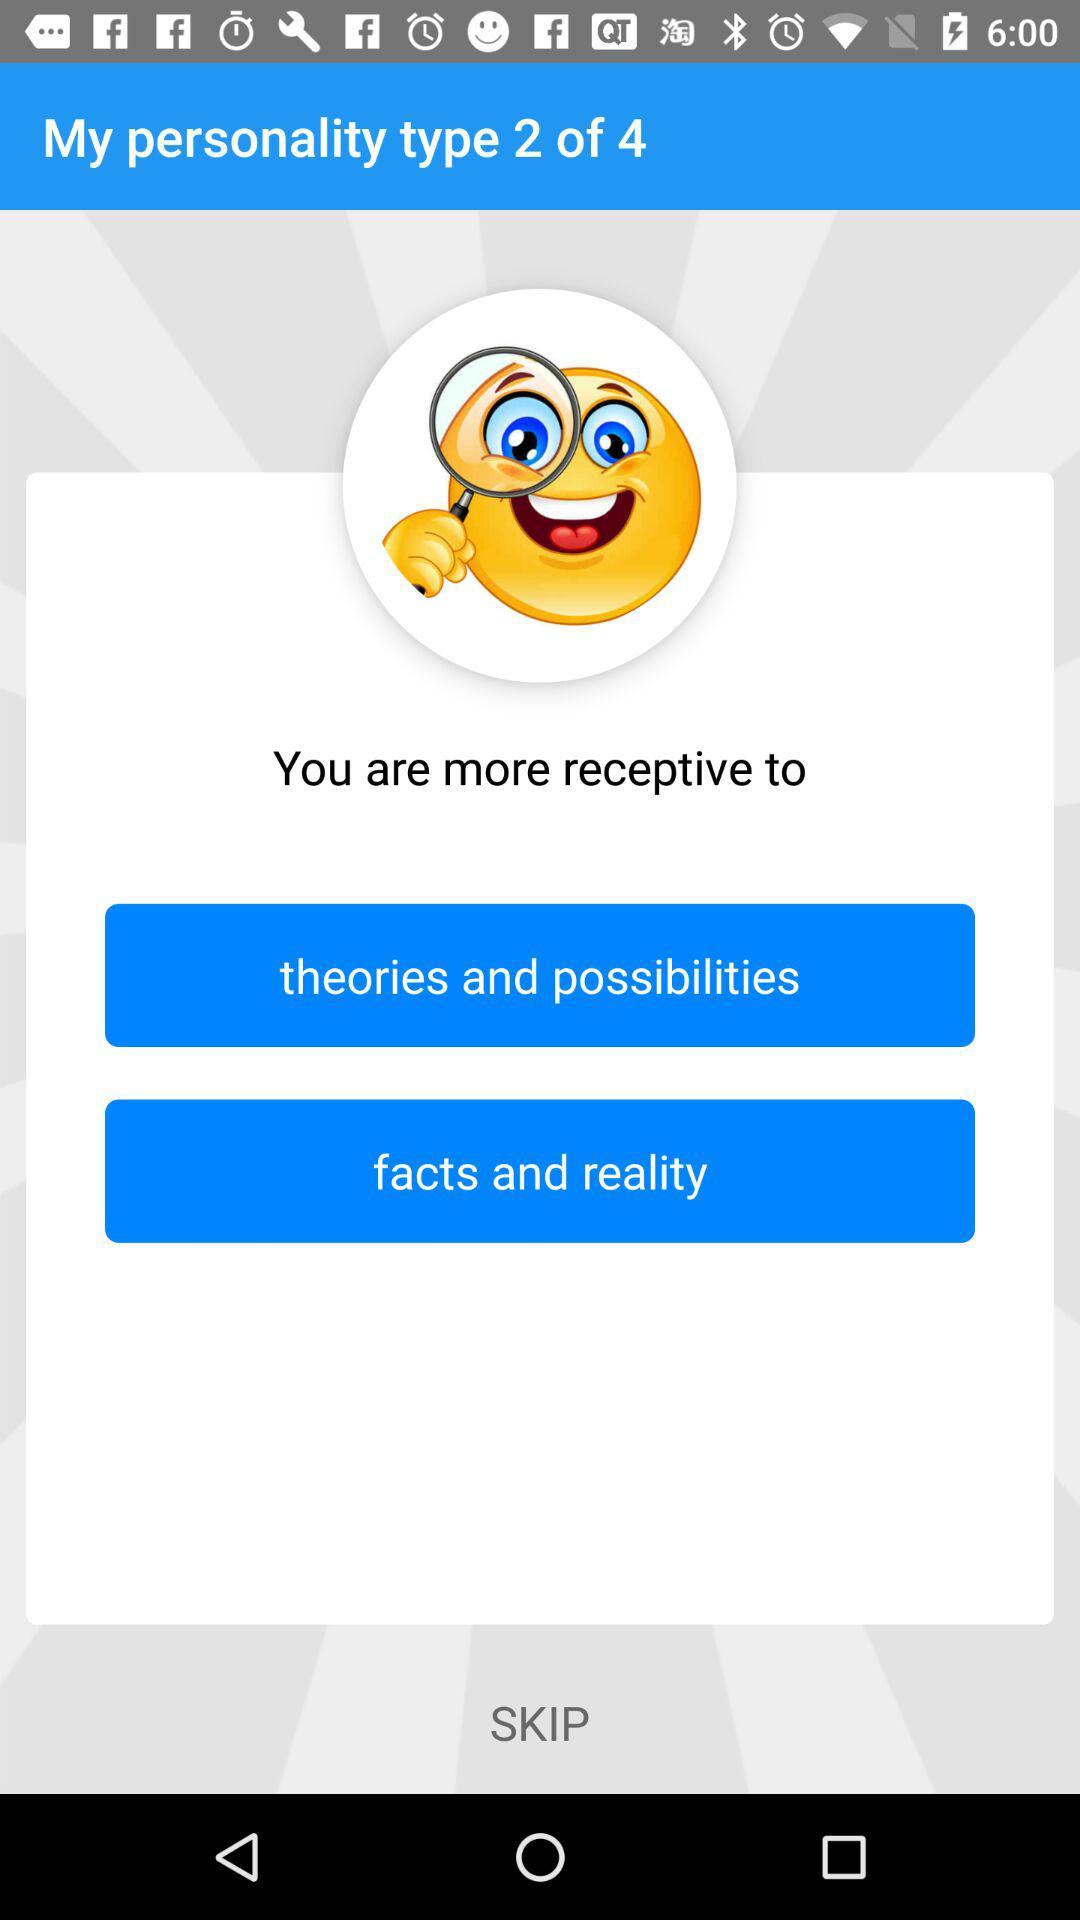 The width and height of the screenshot is (1080, 1920). What do you see at coordinates (540, 1171) in the screenshot?
I see `icon above the skip icon` at bounding box center [540, 1171].